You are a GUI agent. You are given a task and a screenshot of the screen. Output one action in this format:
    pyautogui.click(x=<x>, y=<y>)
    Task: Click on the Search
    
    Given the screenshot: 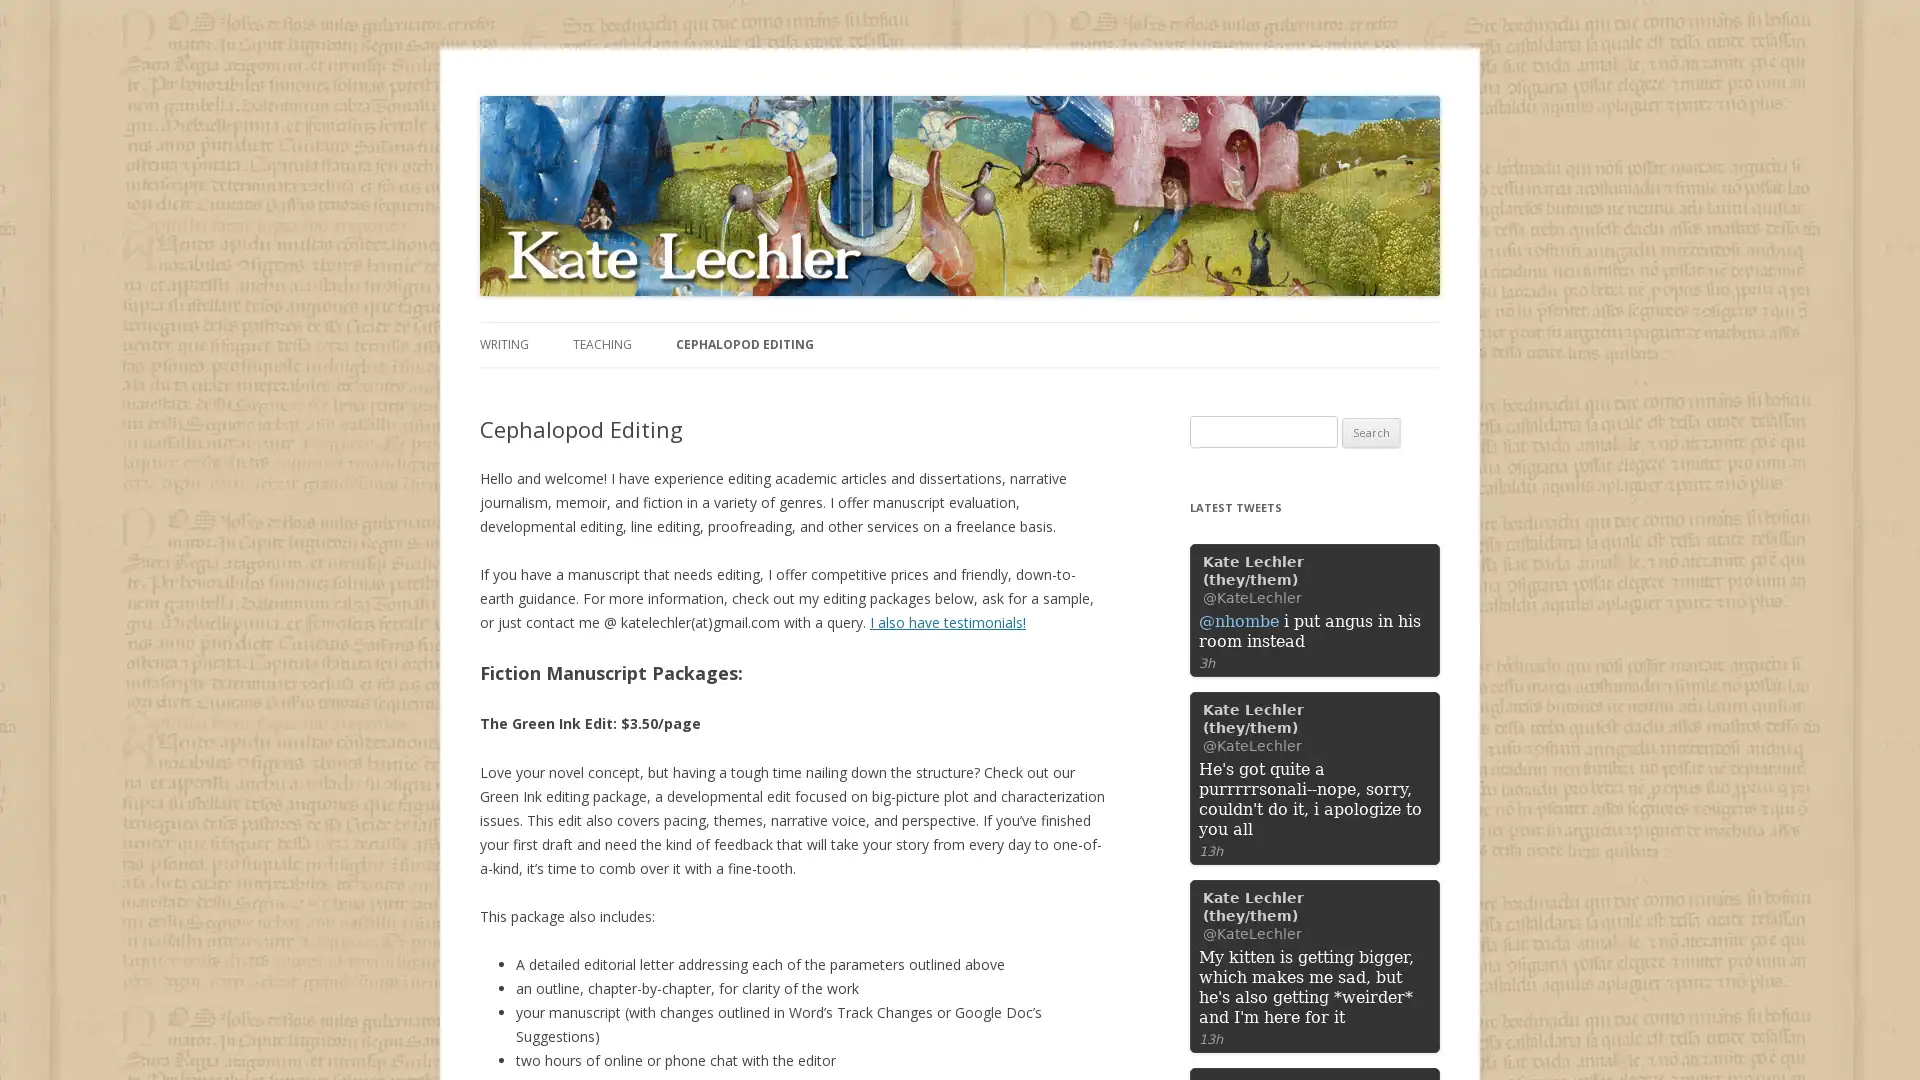 What is the action you would take?
    pyautogui.click(x=1370, y=431)
    